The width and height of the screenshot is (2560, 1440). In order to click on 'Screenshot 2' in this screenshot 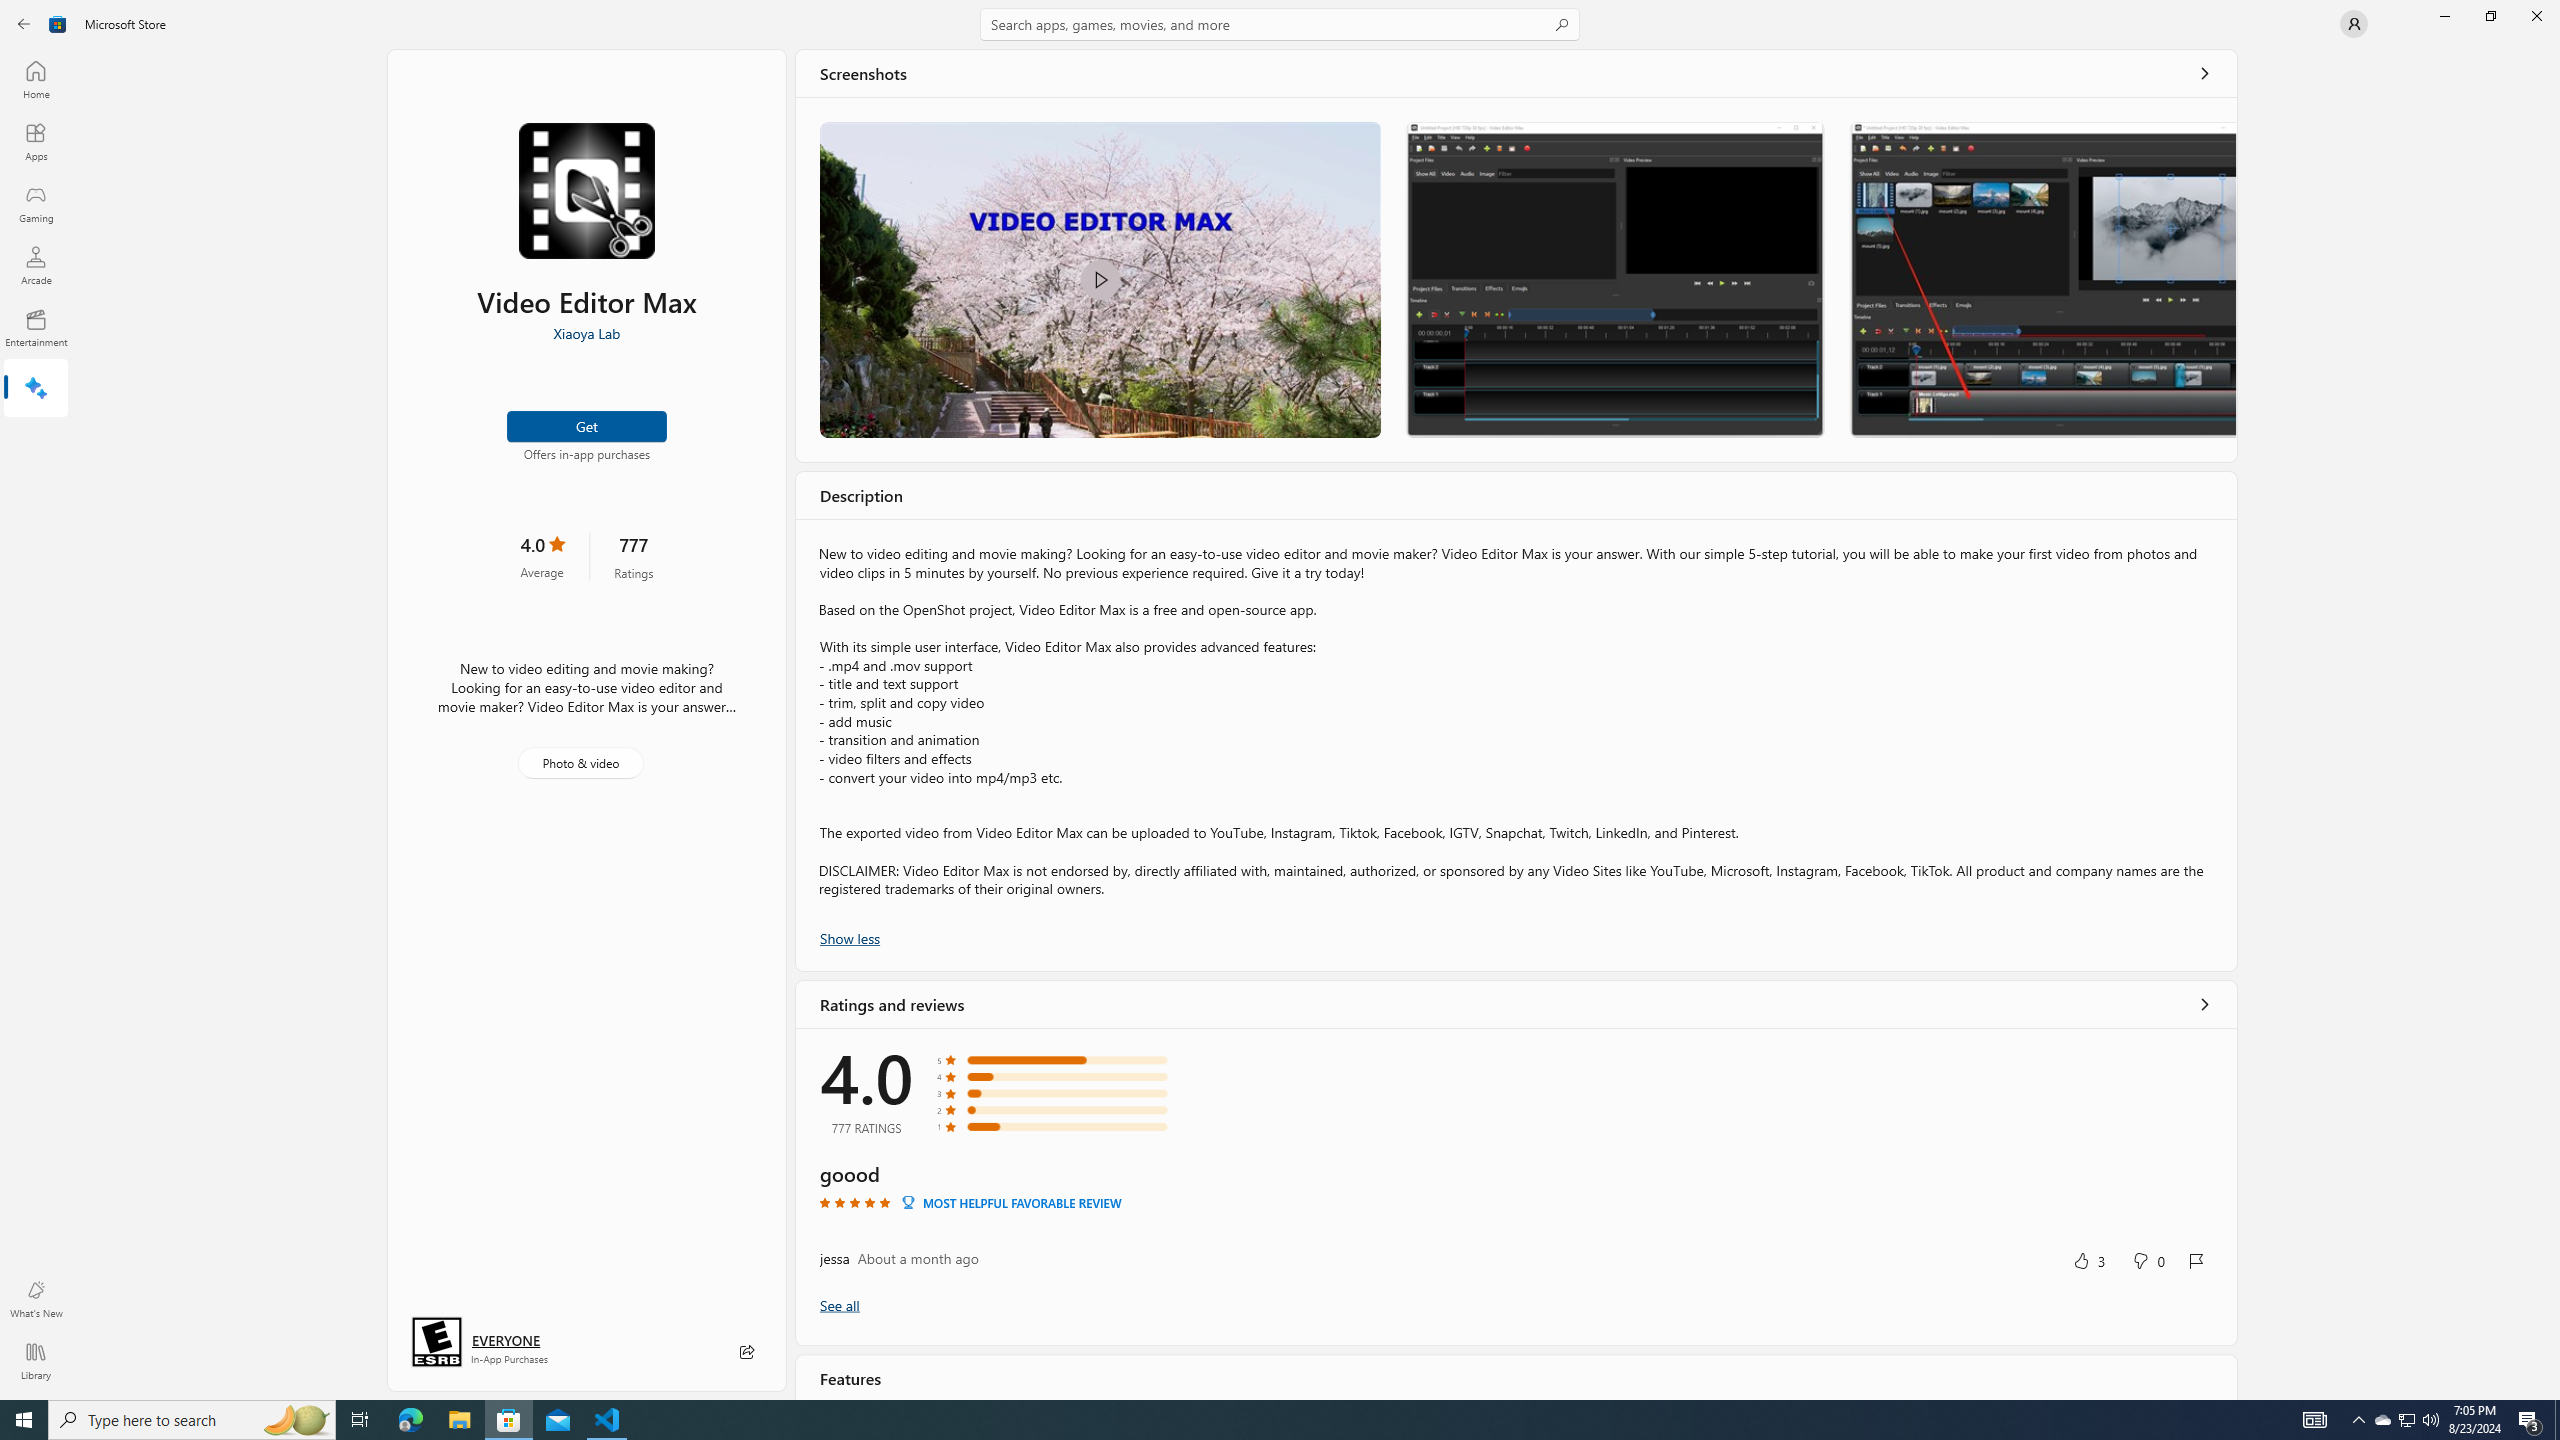, I will do `click(1614, 279)`.